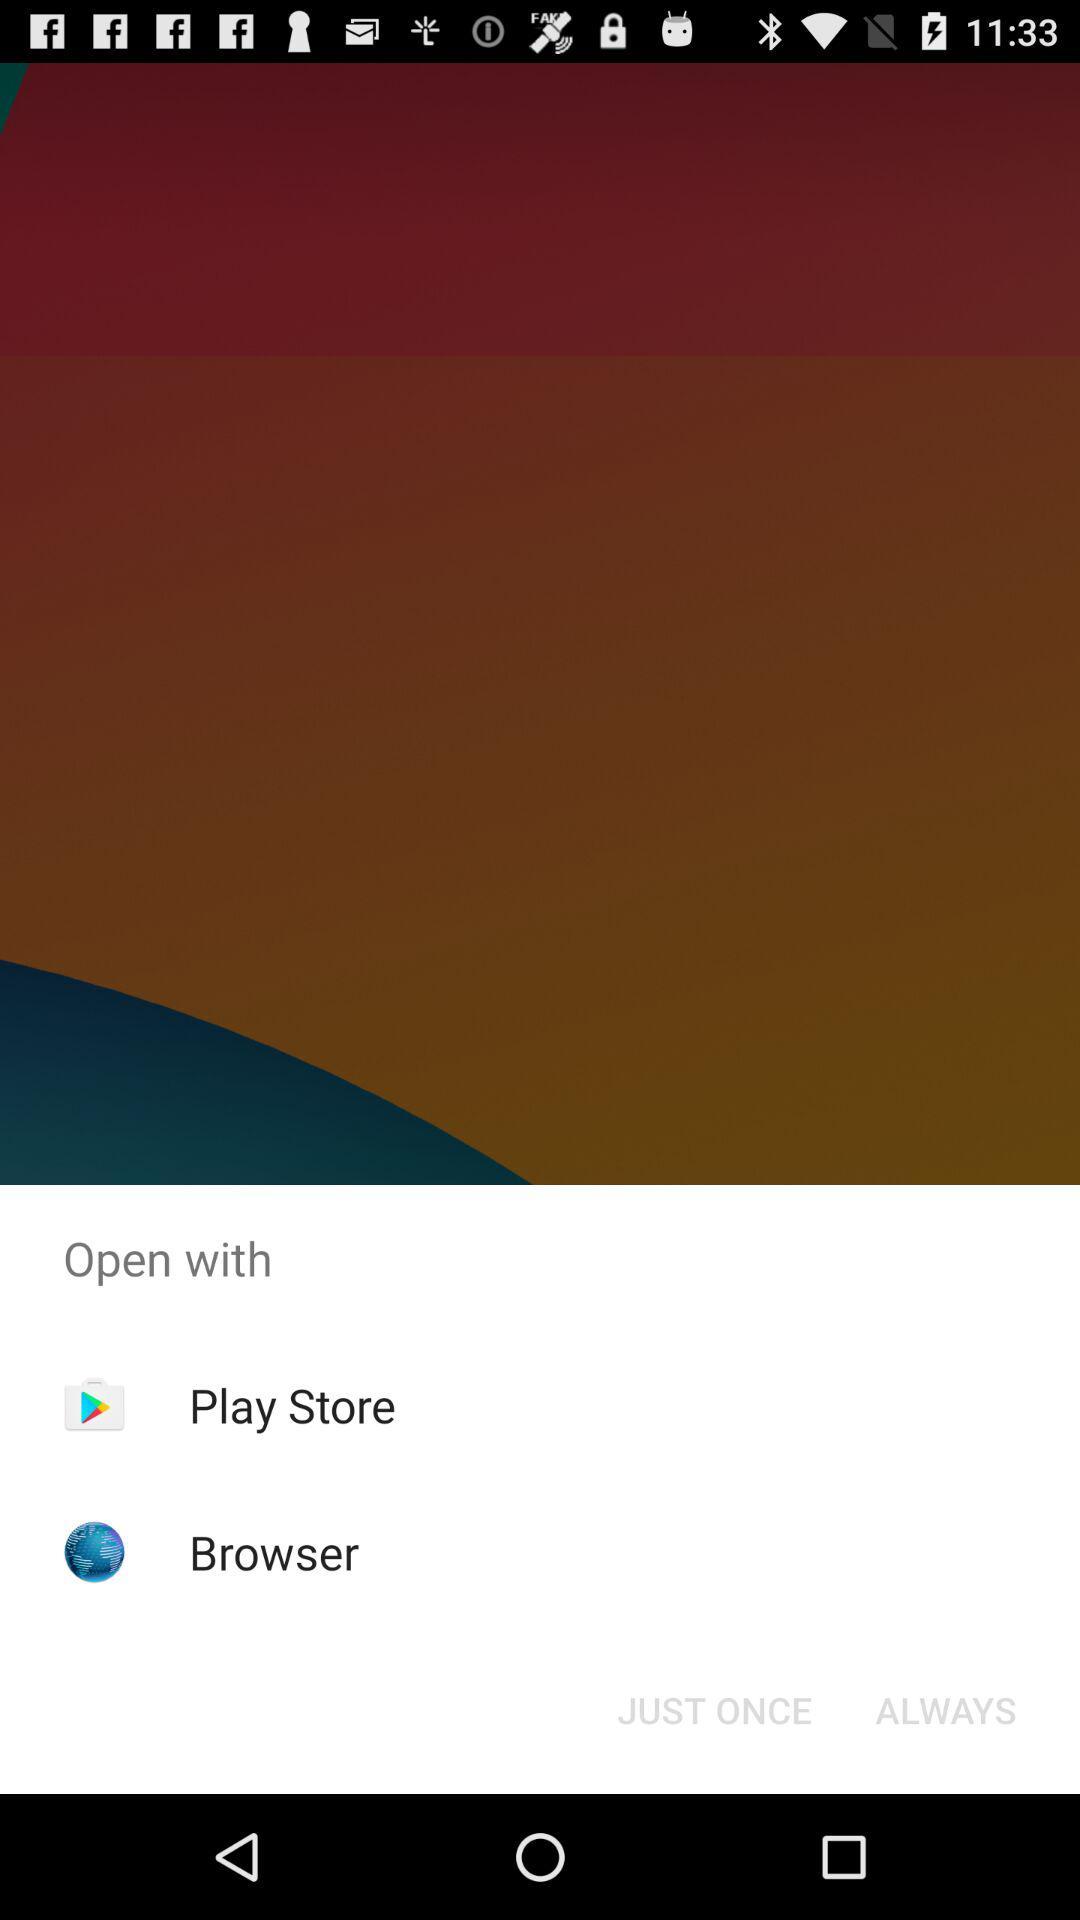 The image size is (1080, 1920). Describe the element at coordinates (292, 1404) in the screenshot. I see `play store item` at that location.